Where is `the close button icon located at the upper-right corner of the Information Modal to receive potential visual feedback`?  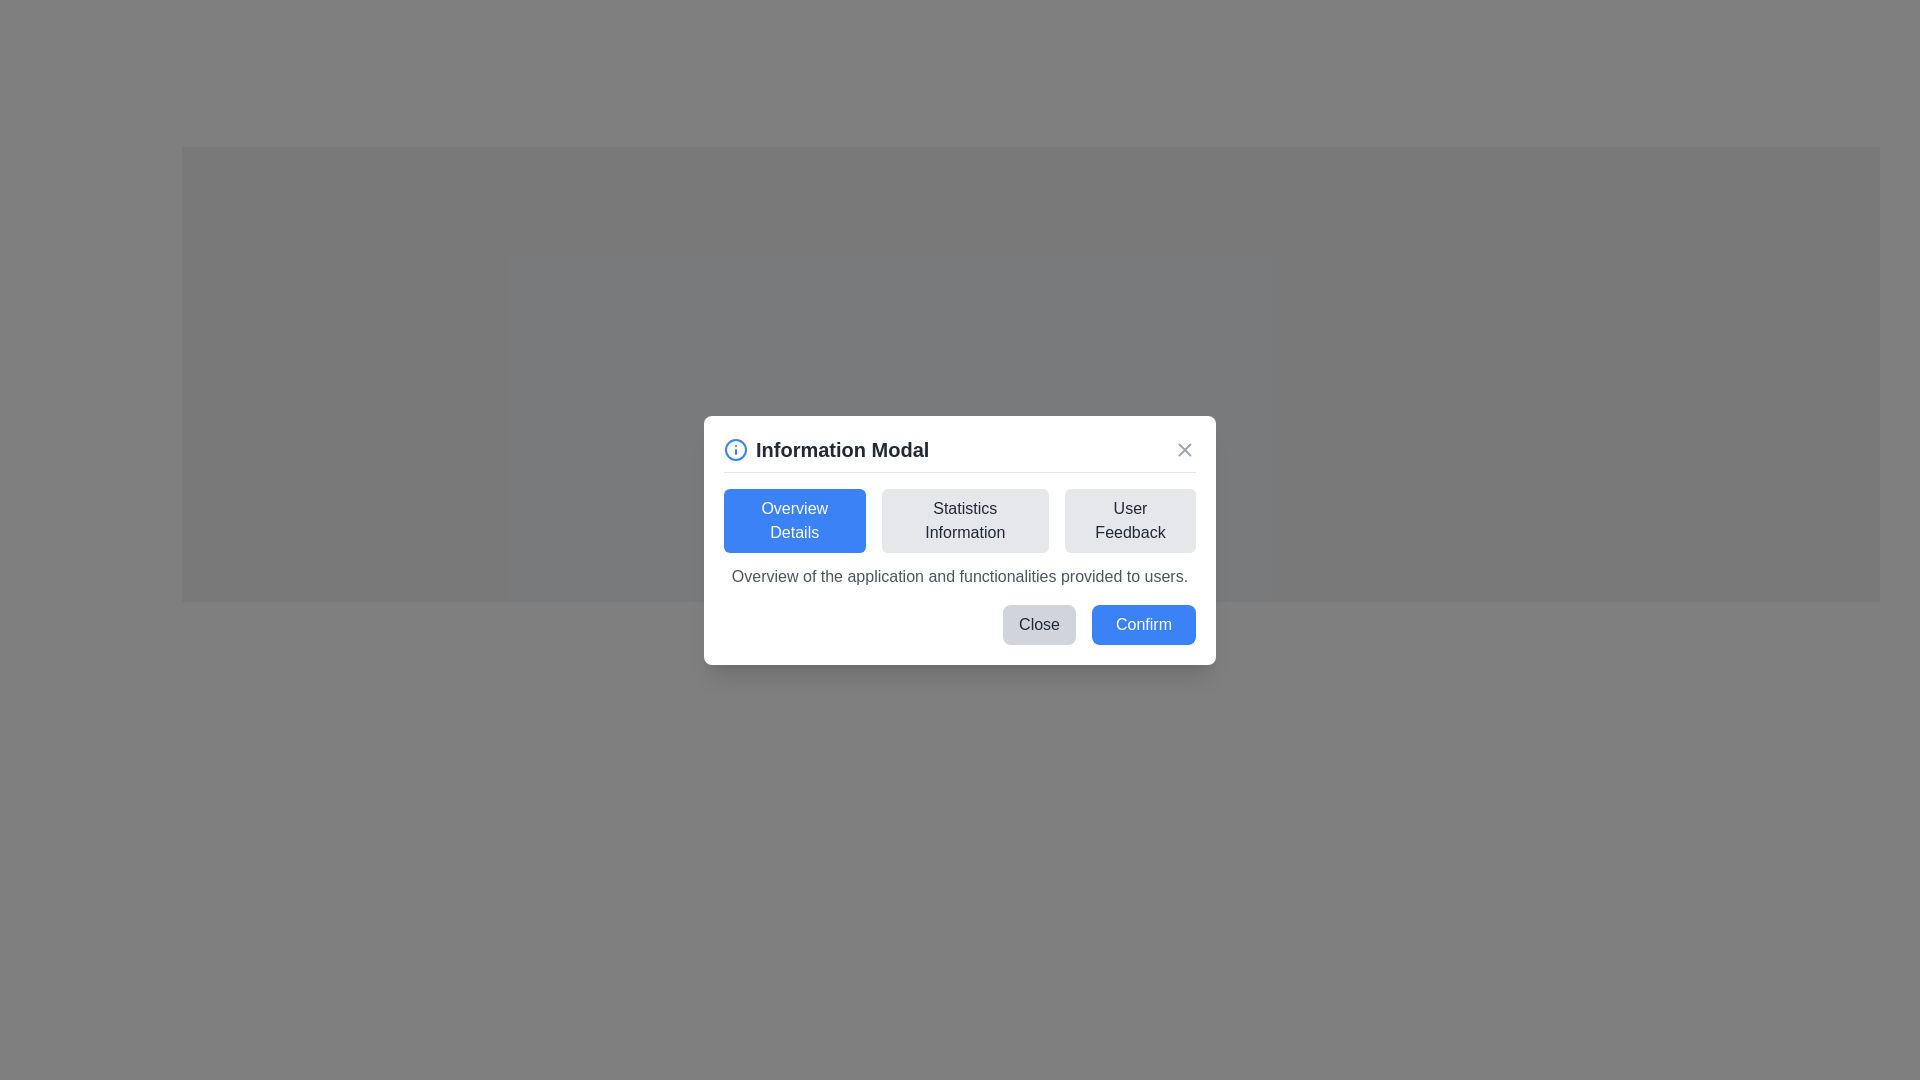 the close button icon located at the upper-right corner of the Information Modal to receive potential visual feedback is located at coordinates (1185, 447).